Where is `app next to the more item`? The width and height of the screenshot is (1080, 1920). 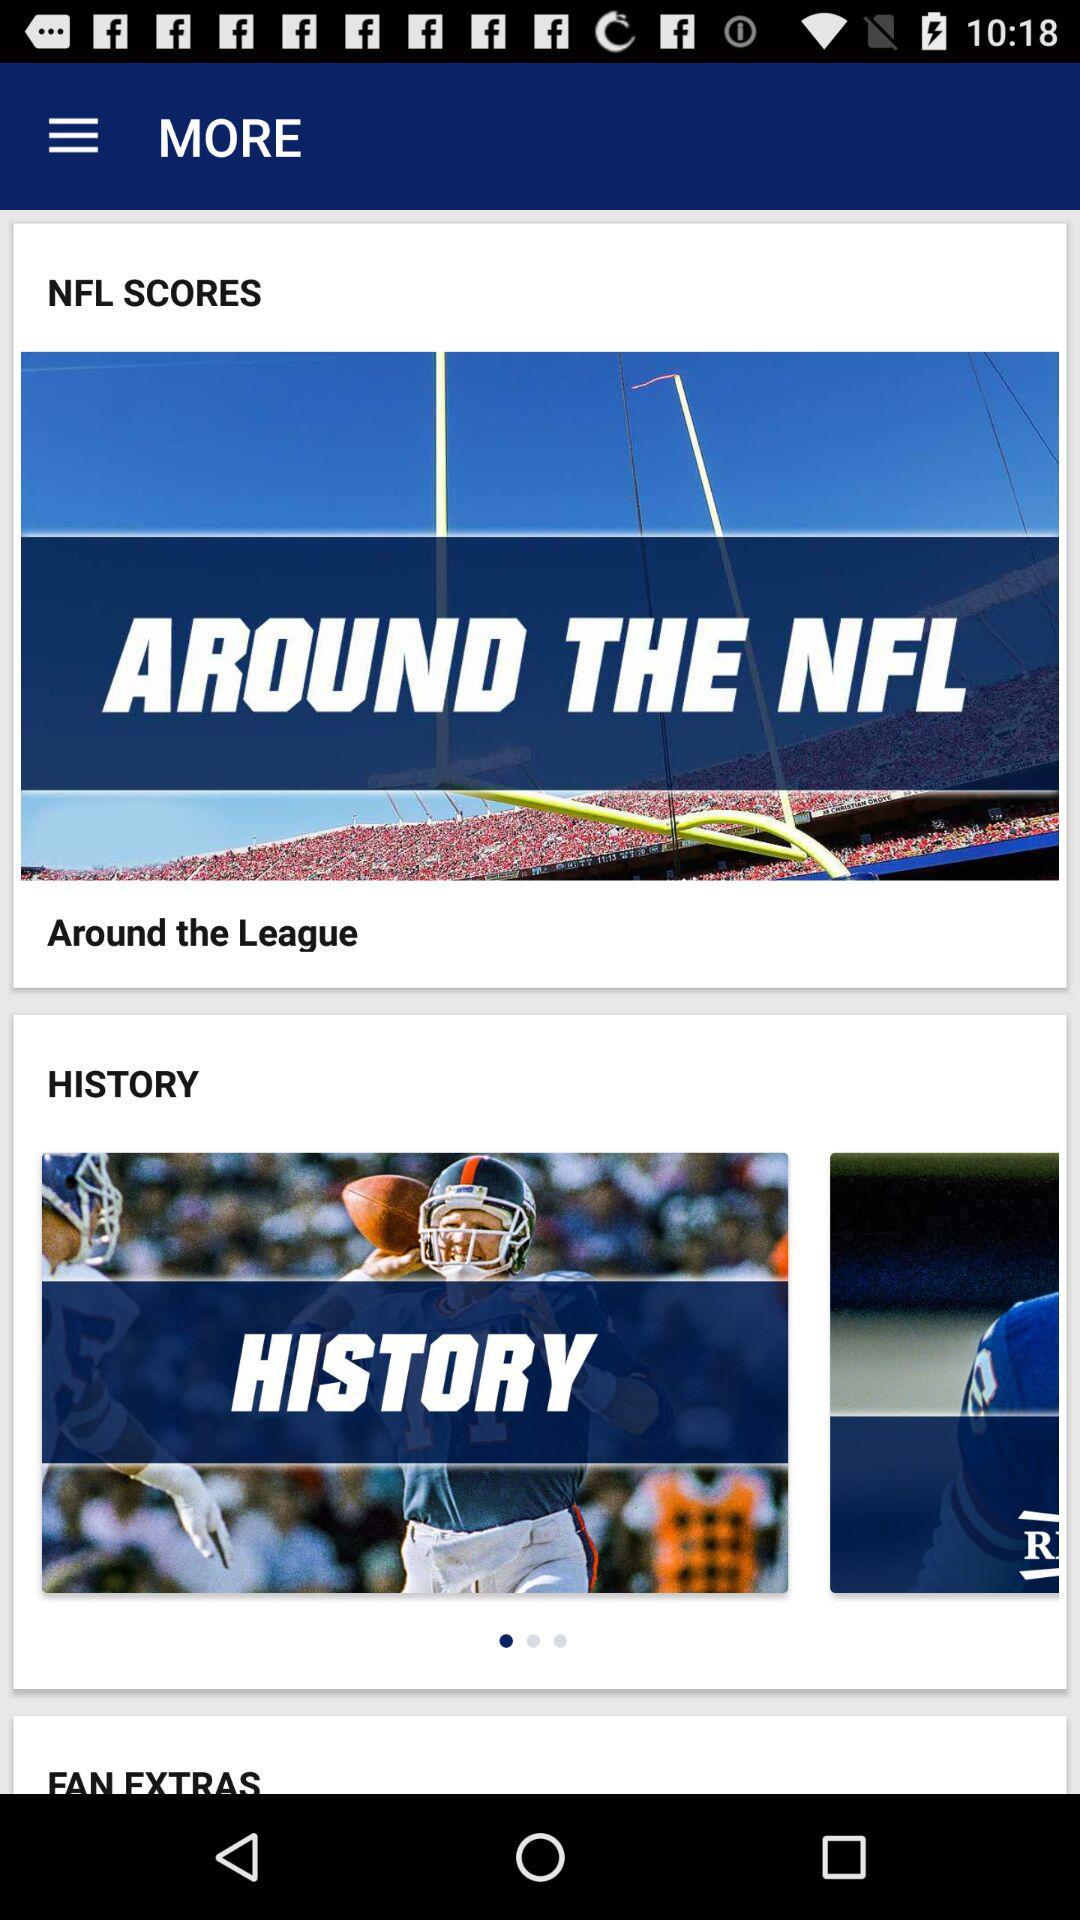 app next to the more item is located at coordinates (72, 135).